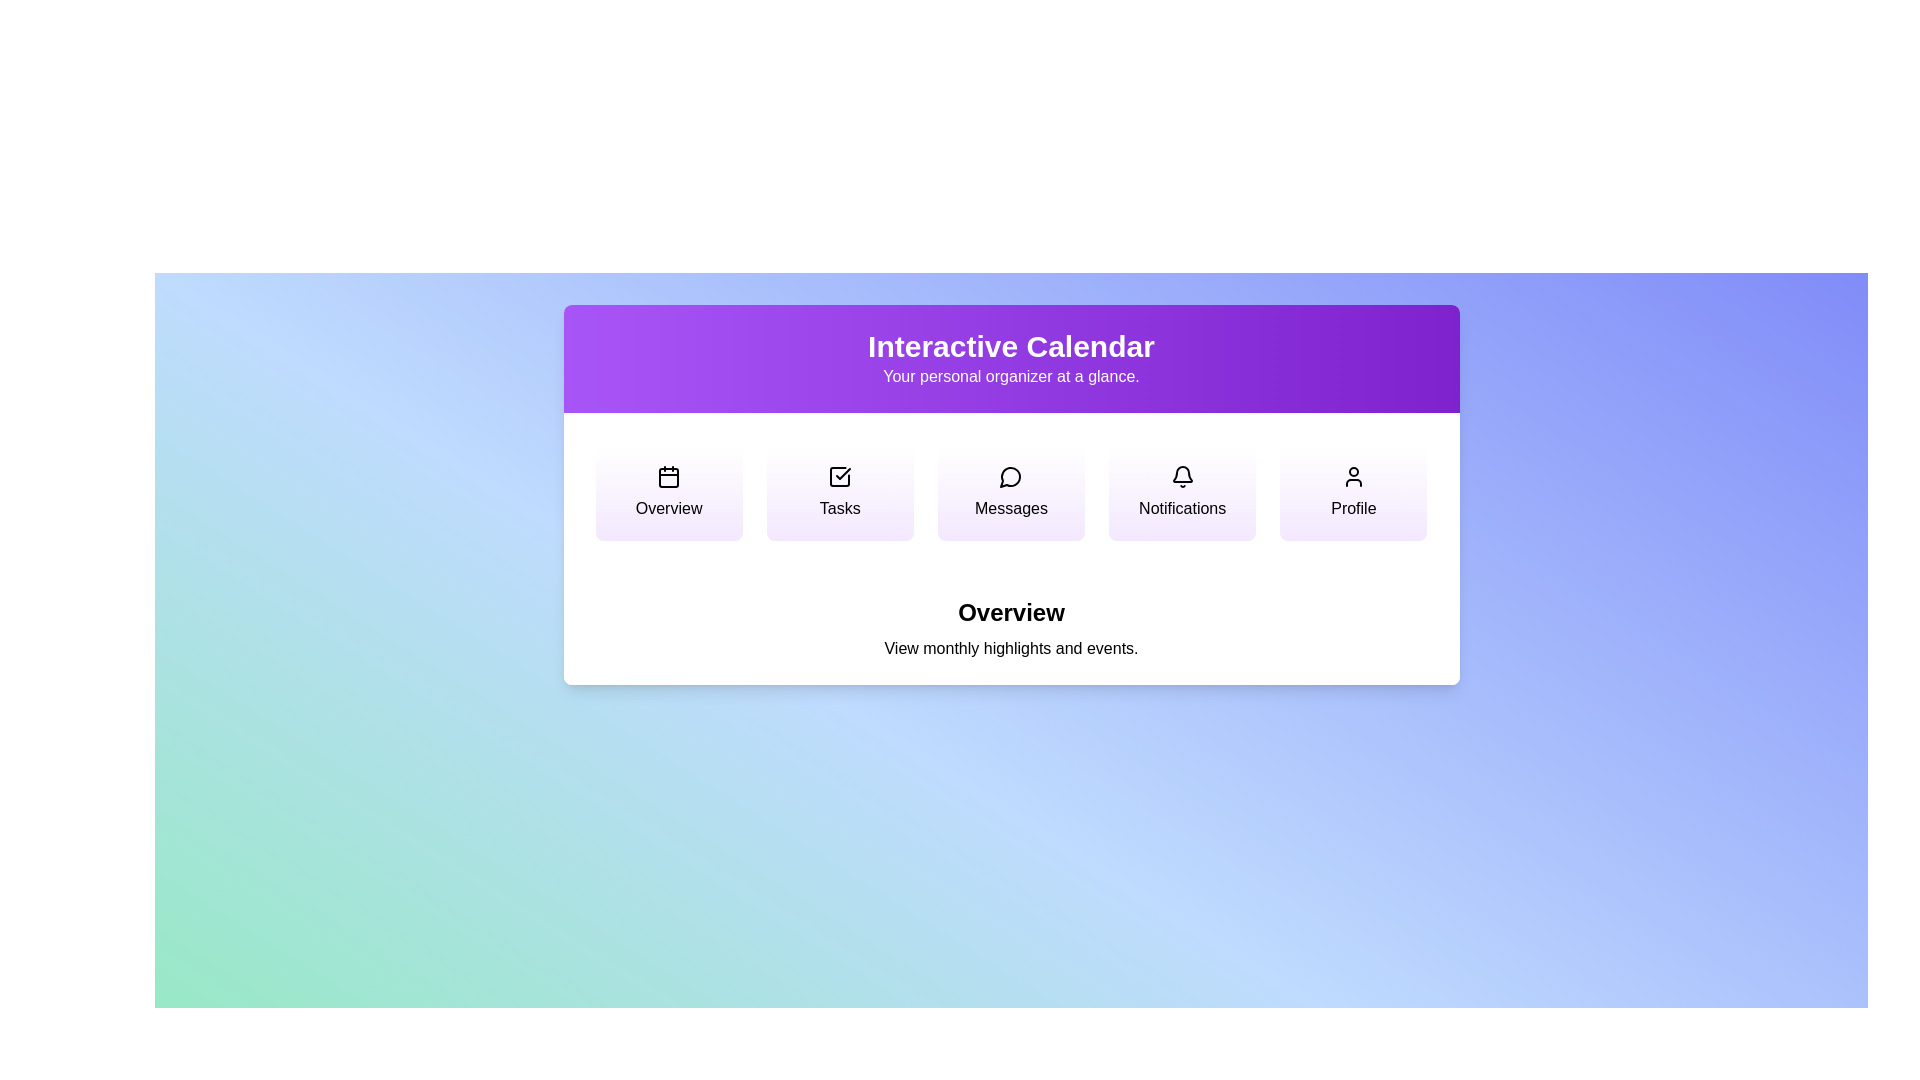 This screenshot has height=1080, width=1920. What do you see at coordinates (840, 493) in the screenshot?
I see `the menu option Tasks to view its description` at bounding box center [840, 493].